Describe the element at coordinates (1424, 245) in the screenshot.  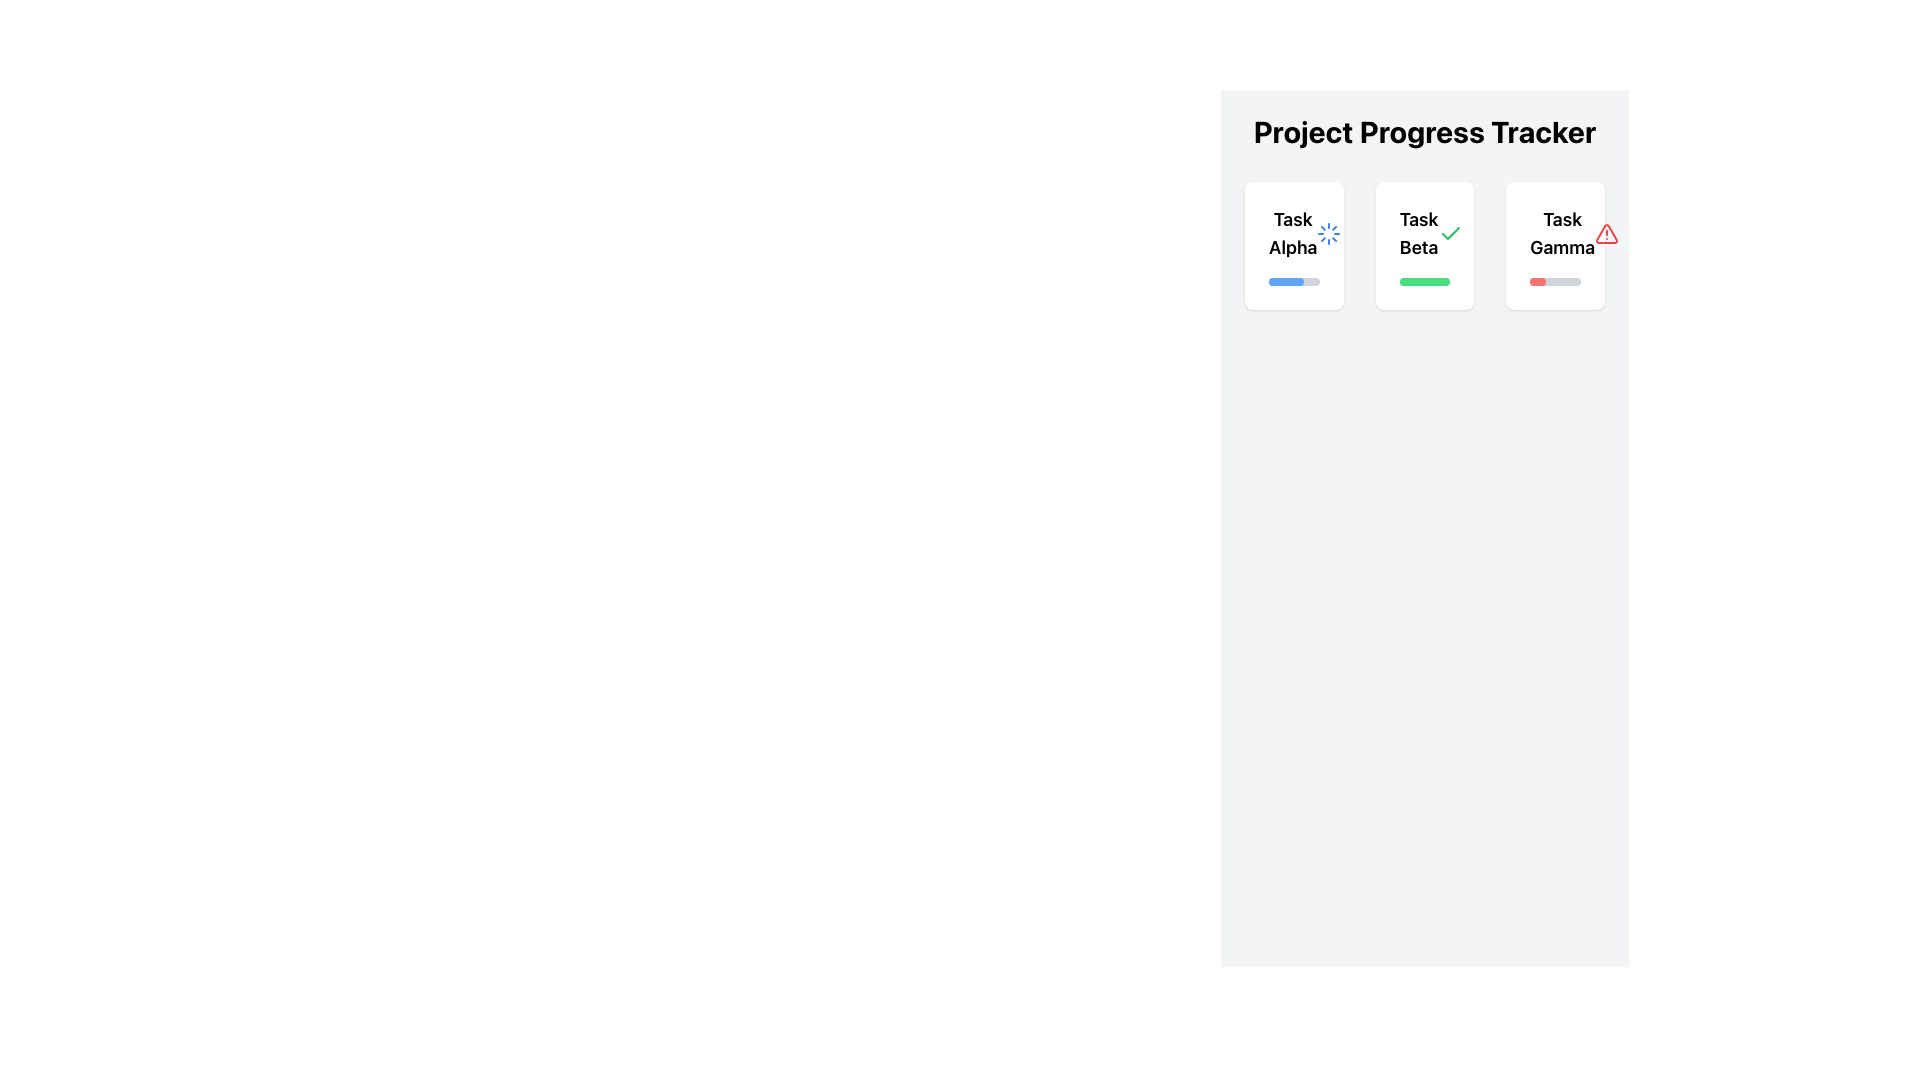
I see `the progress tracker card for 'Task Beta', which visually indicates its completion status with a green progress bar and a checkmark icon, located in the grid titled 'Project Progress Tracker'` at that location.